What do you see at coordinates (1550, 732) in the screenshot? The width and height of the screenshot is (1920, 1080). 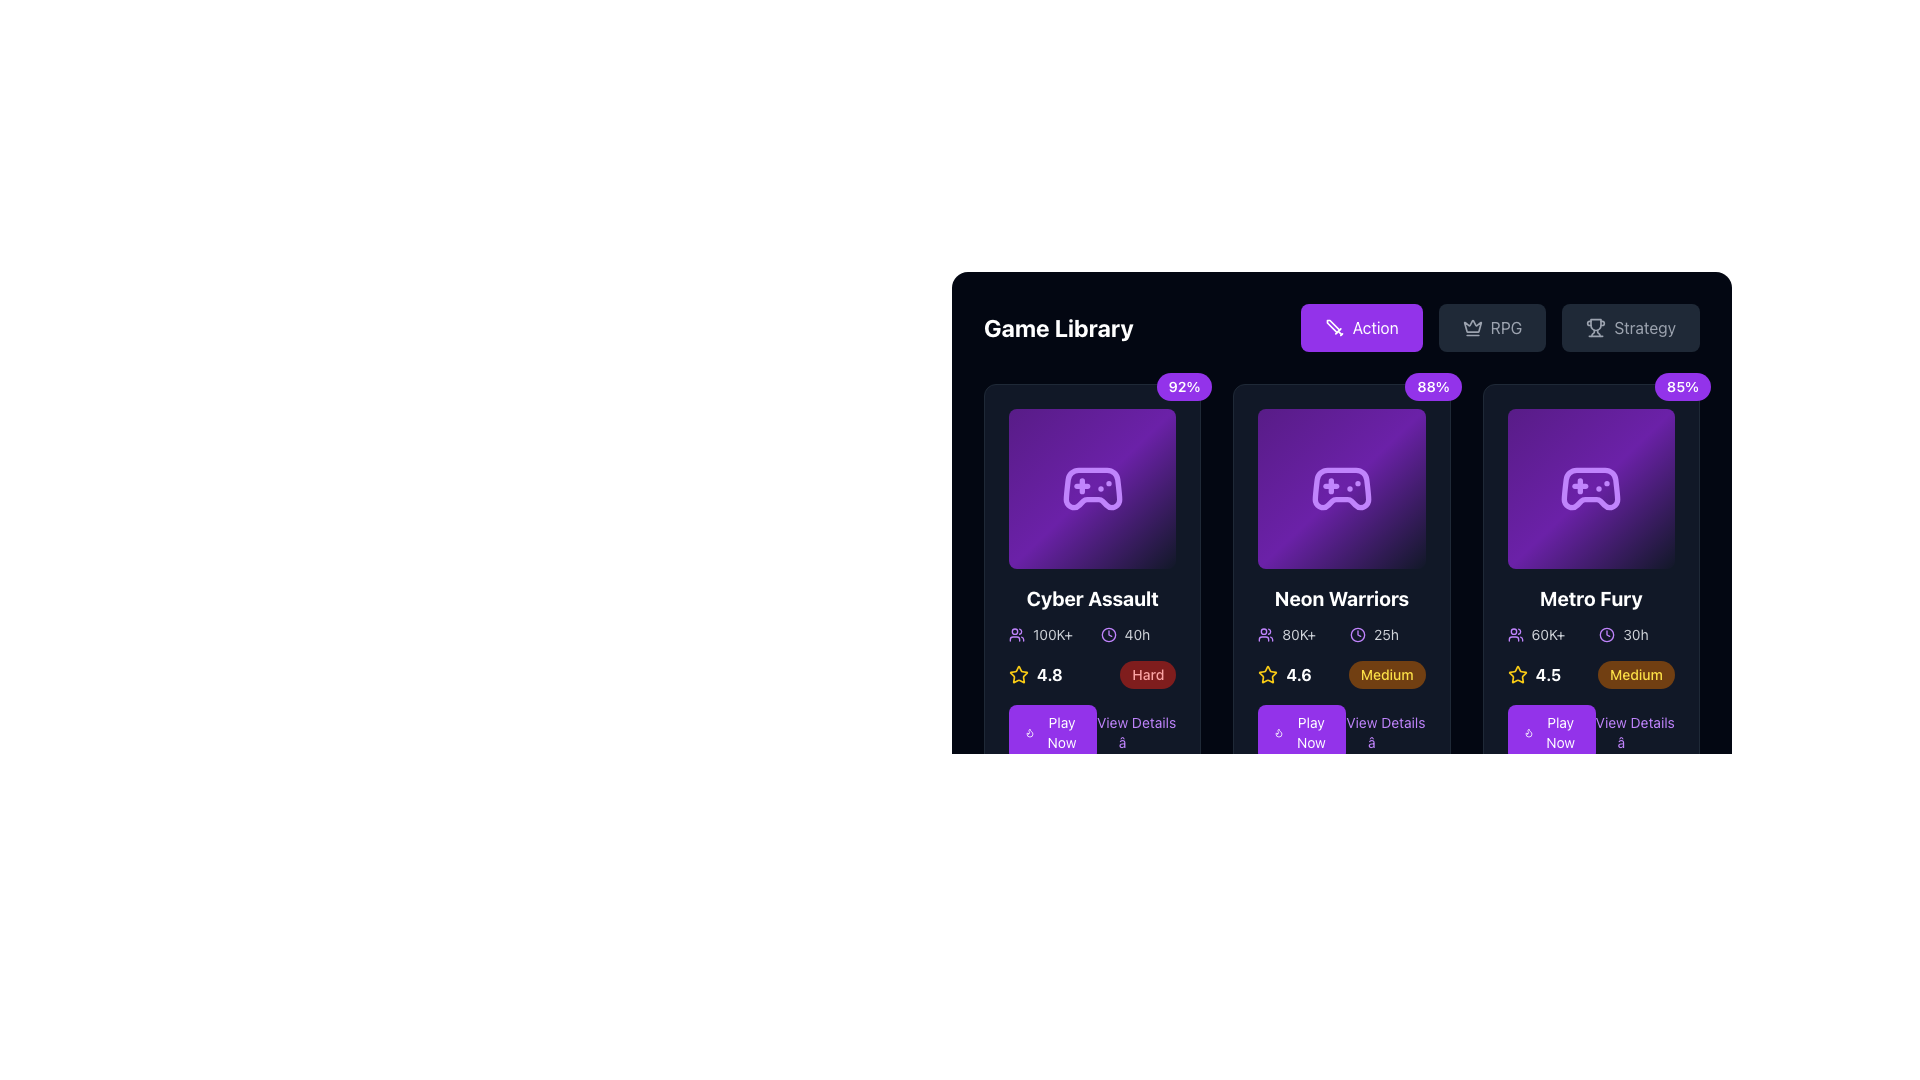 I see `the 'Play Now' button with a purple background and white text, located in the 'Metro Fury' card in the 'Game Library', to observe a change in color for interactivity feedback` at bounding box center [1550, 732].